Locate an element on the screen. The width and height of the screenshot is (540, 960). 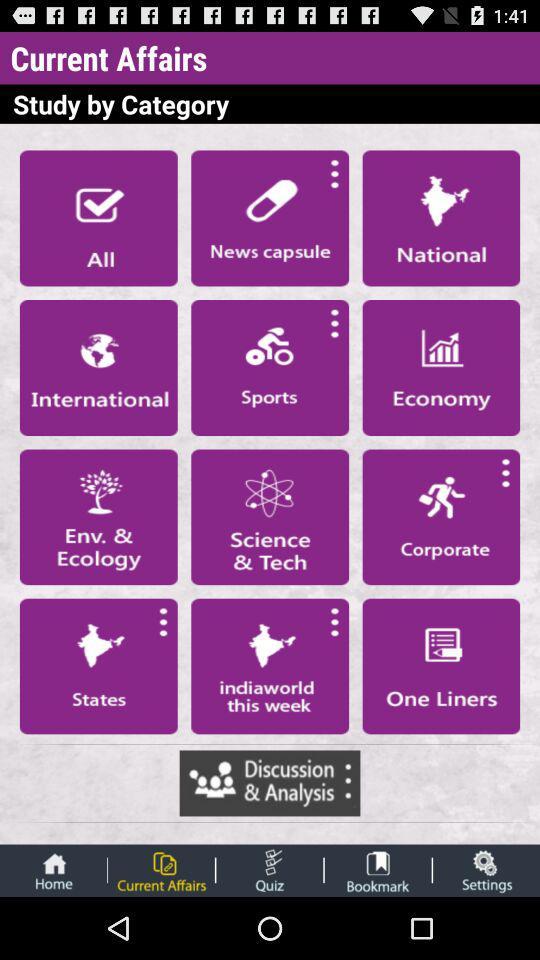
tap on a category of interest is located at coordinates (97, 516).